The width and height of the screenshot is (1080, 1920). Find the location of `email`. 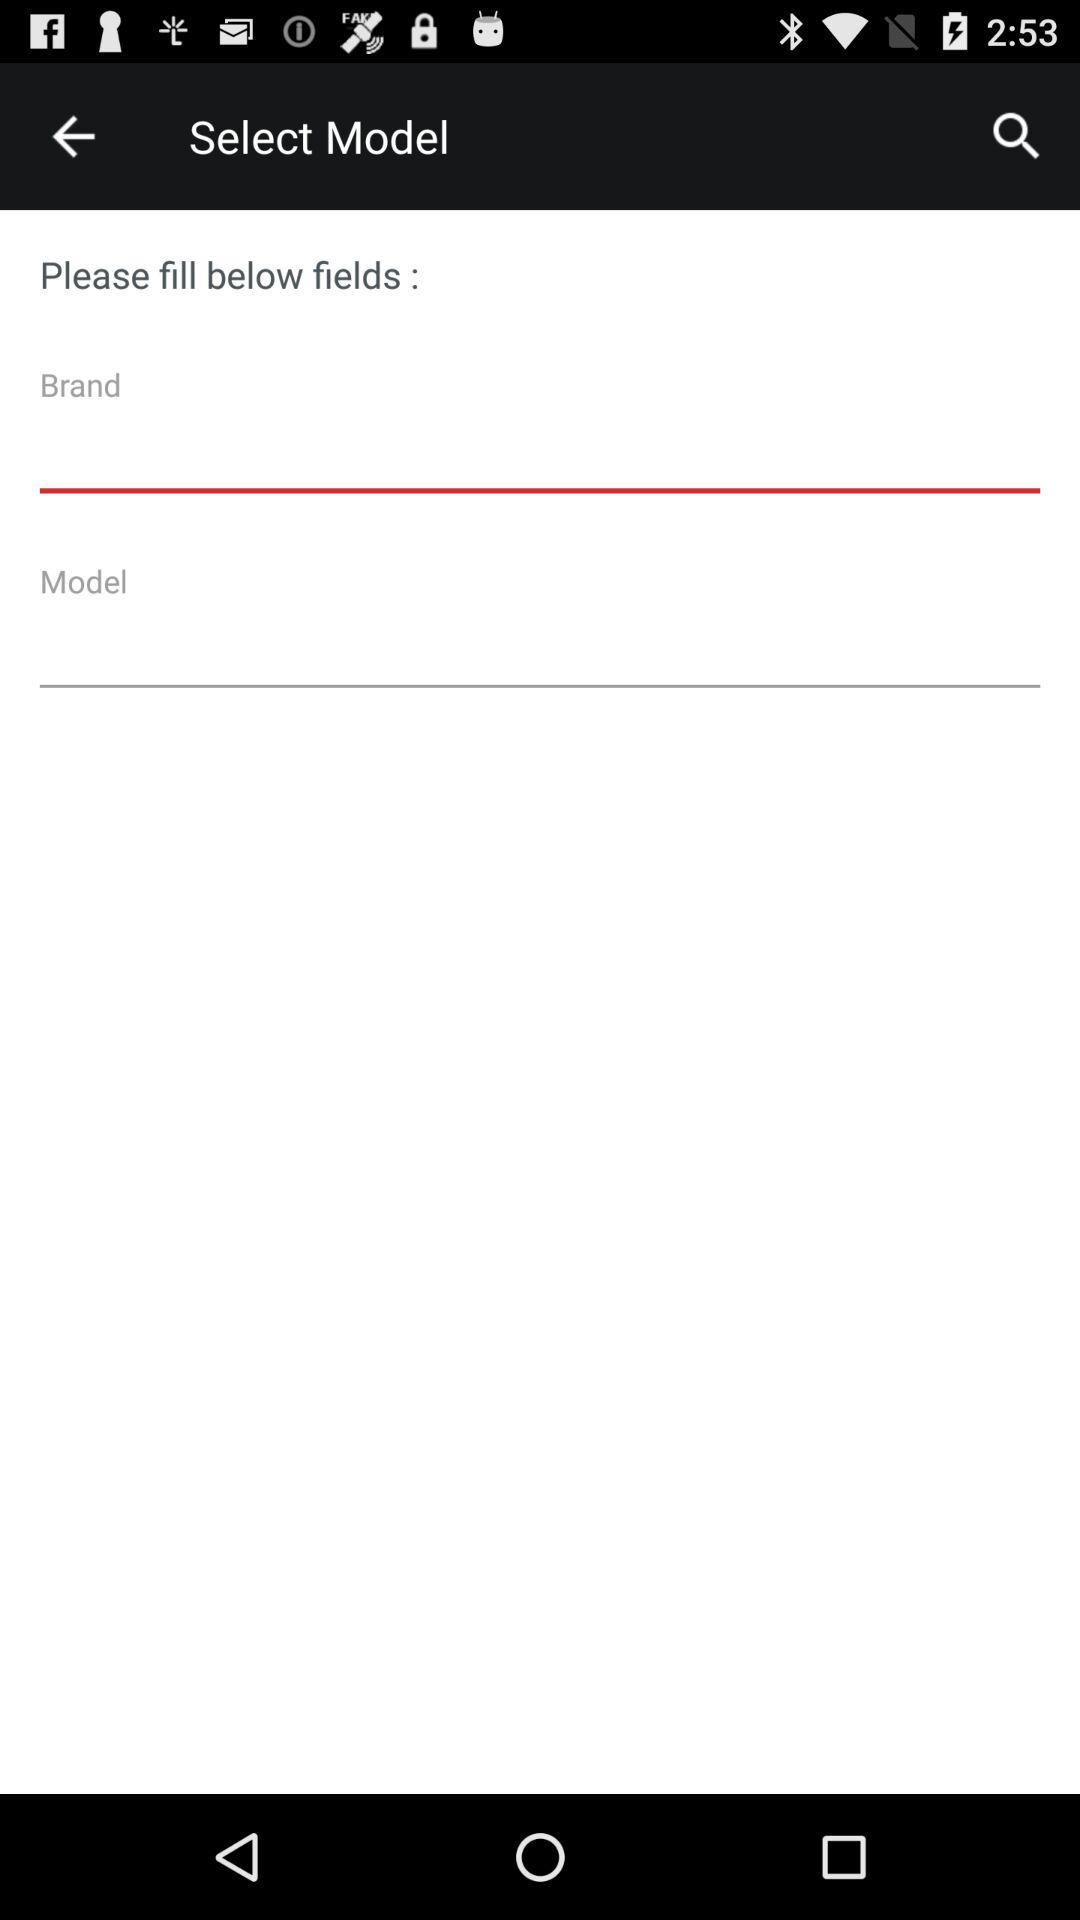

email is located at coordinates (540, 436).